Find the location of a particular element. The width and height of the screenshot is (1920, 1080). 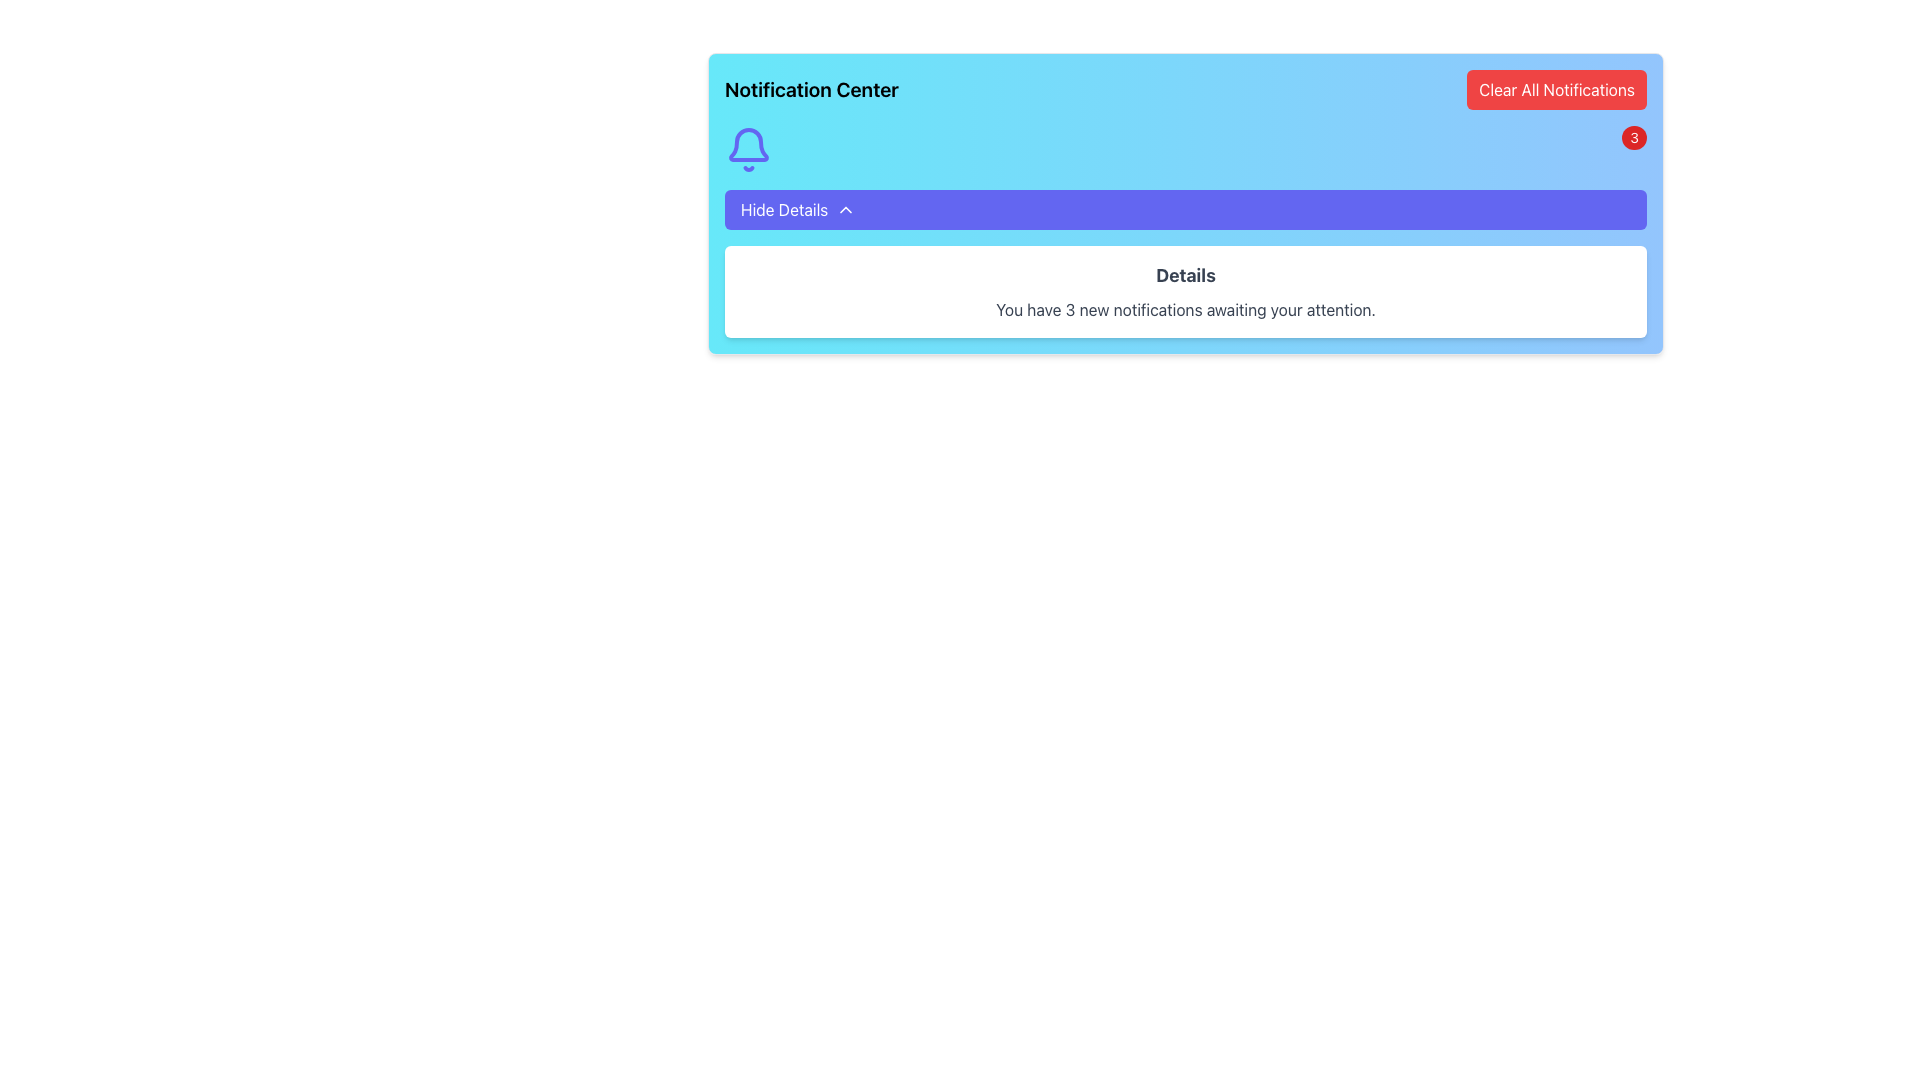

the button located below the title 'Notification Center' and the 'Clear All Notifications' button is located at coordinates (1185, 209).